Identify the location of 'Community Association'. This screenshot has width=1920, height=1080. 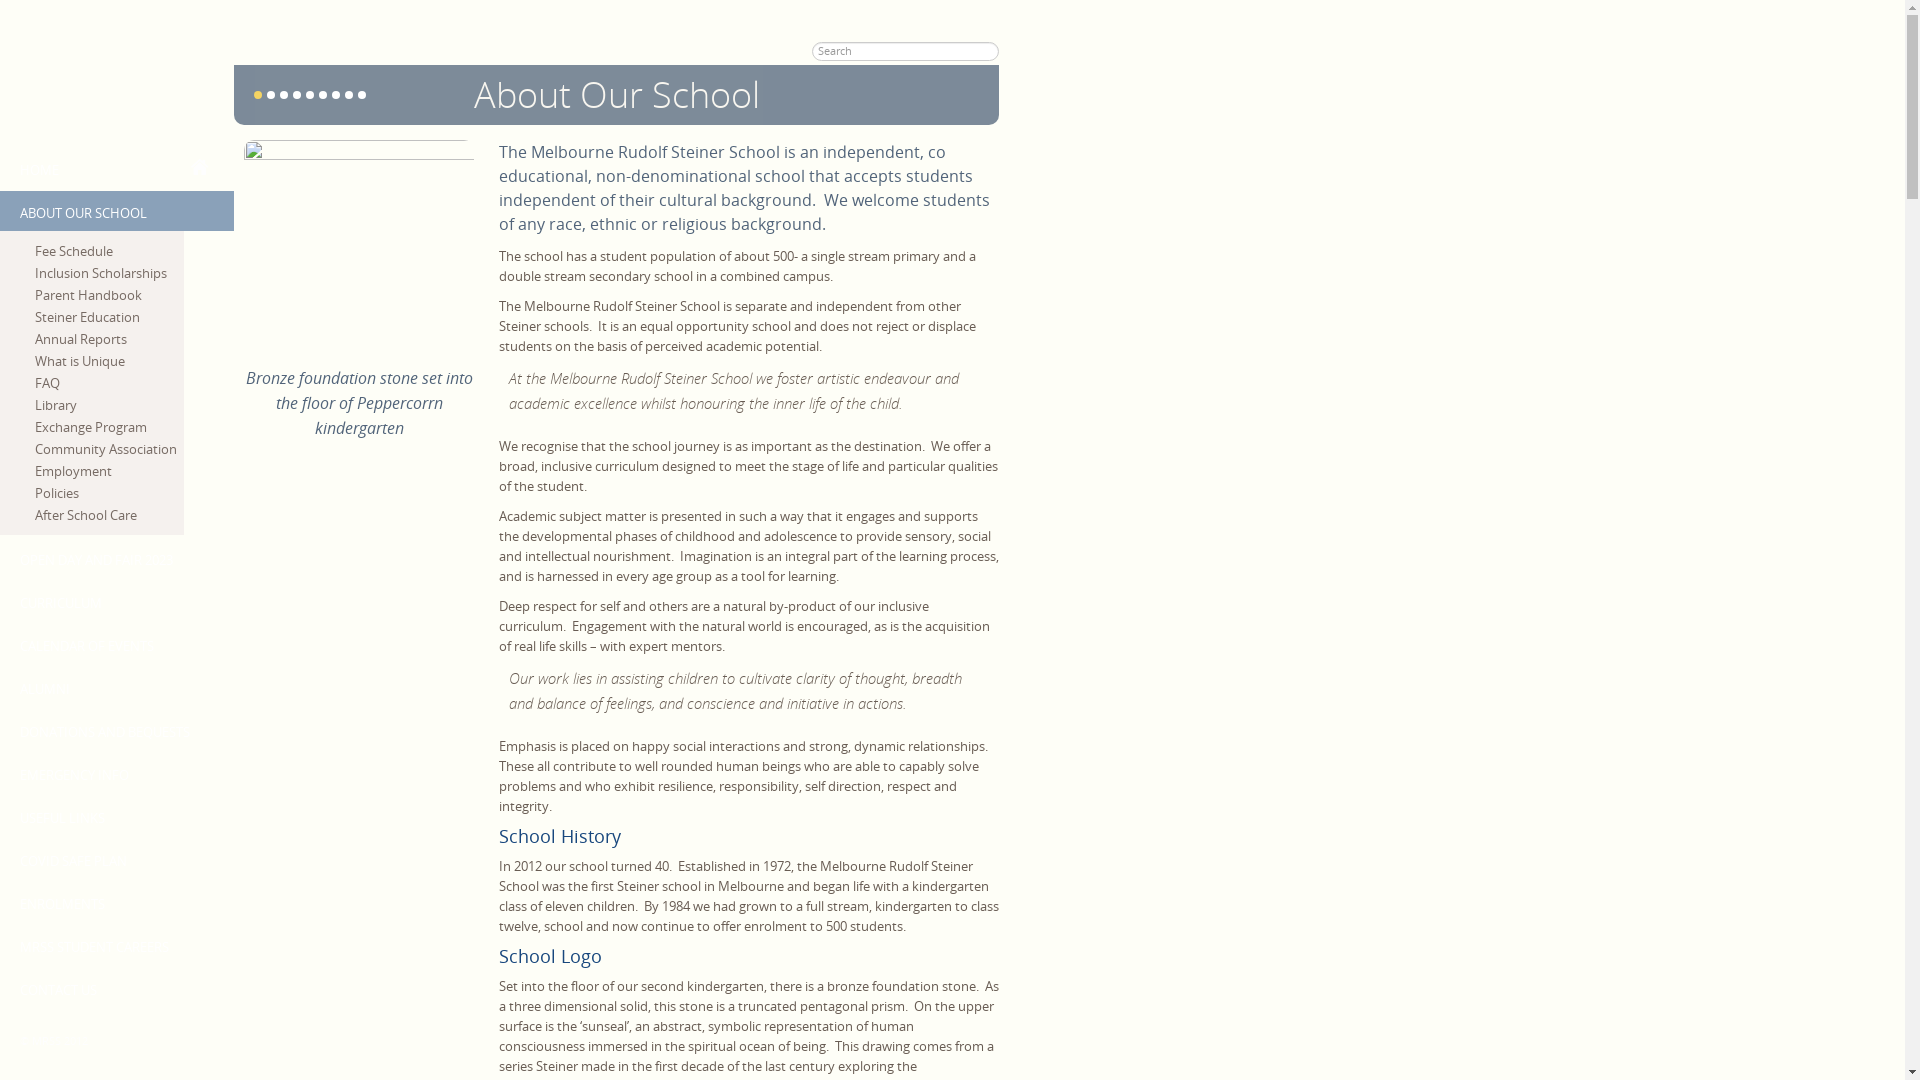
(108, 447).